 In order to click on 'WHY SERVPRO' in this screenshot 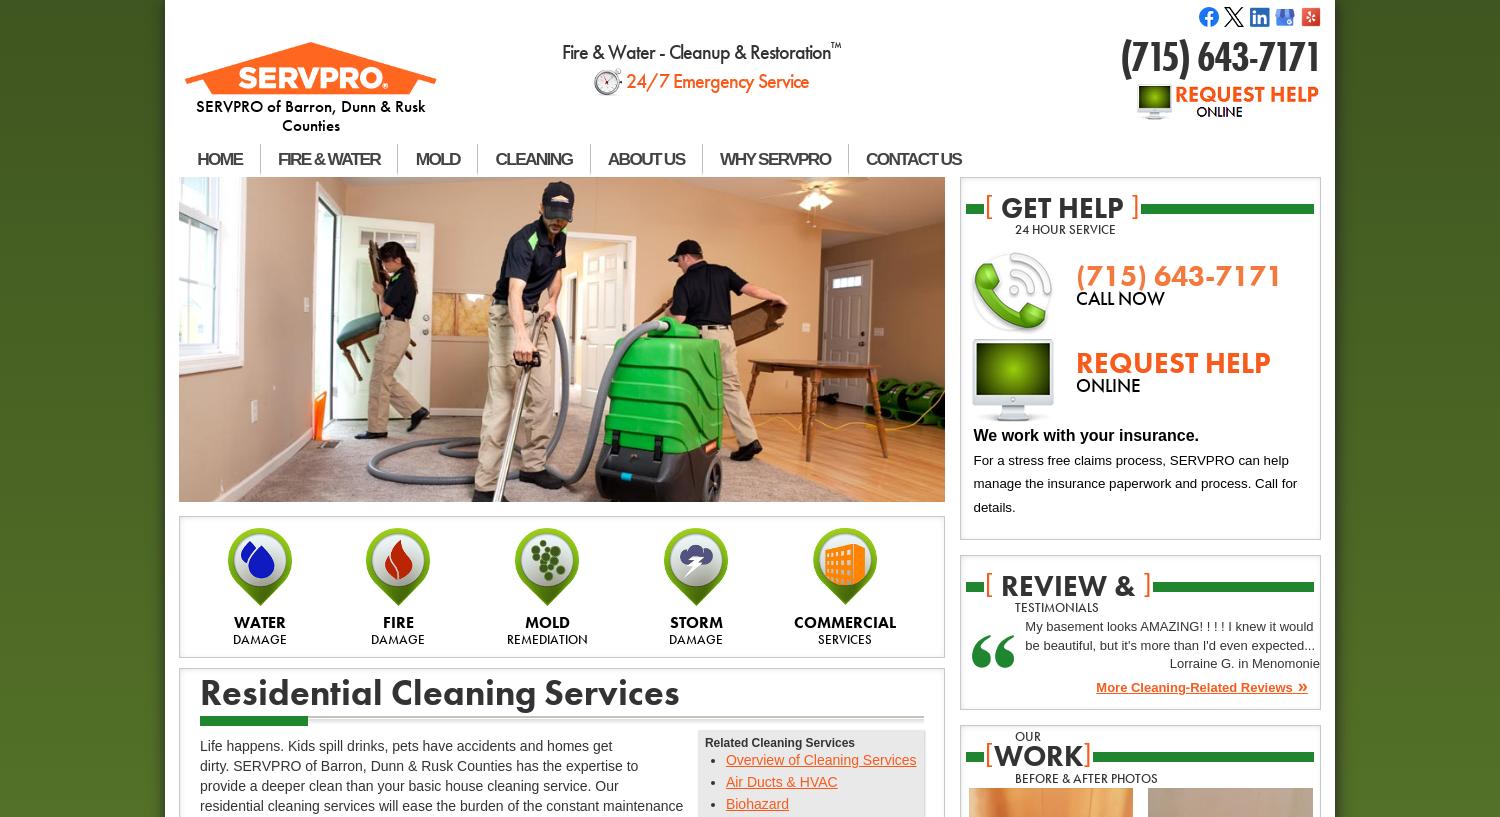, I will do `click(775, 158)`.